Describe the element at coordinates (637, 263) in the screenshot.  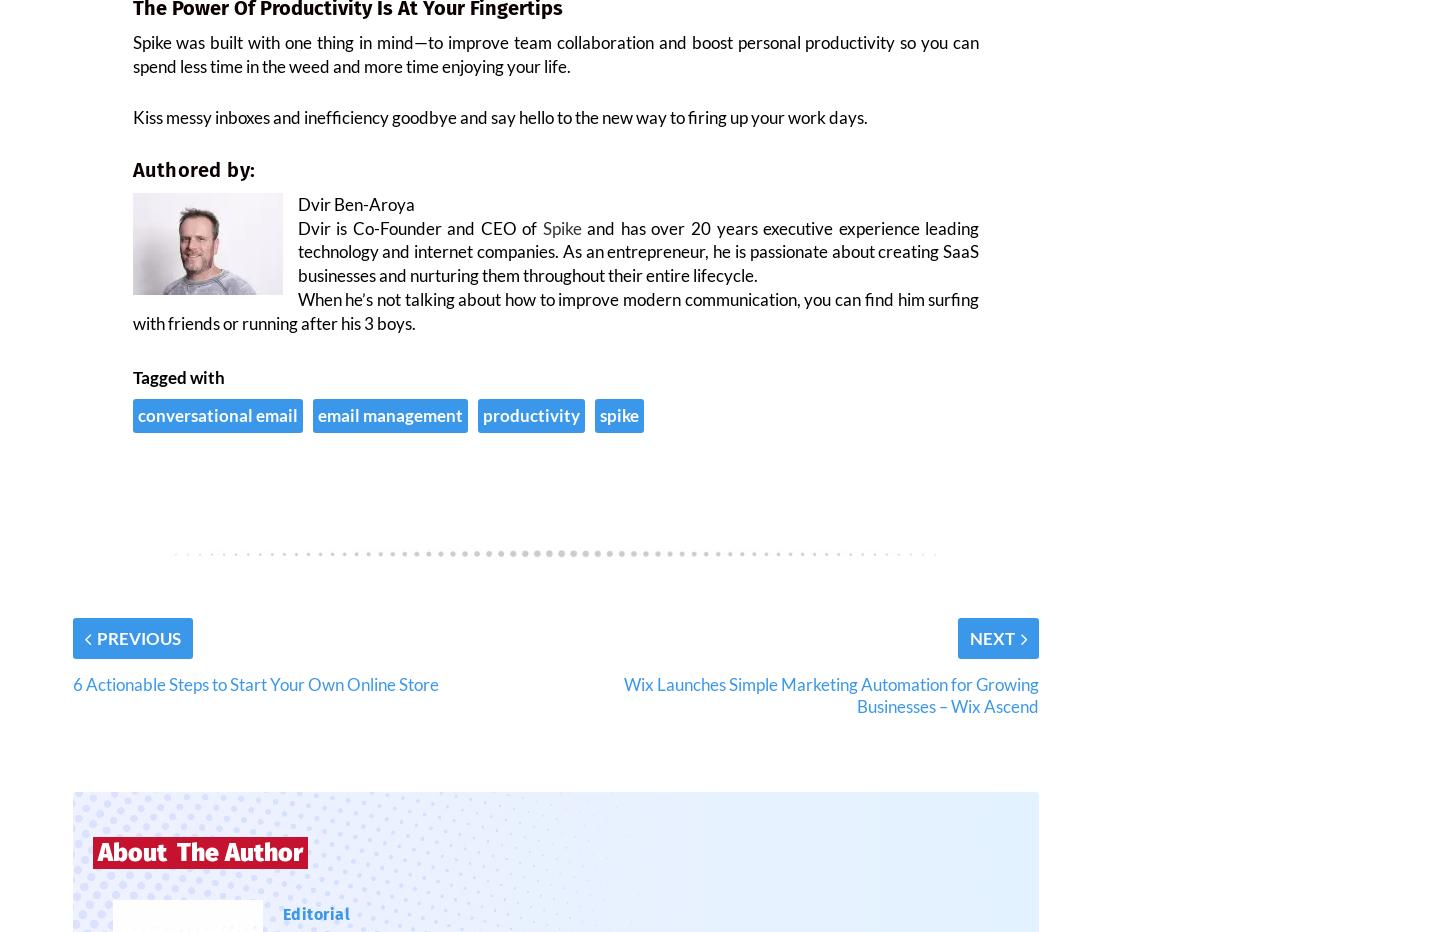
I see `'and has over 20 years executive experience leading technology and internet companies. As an entrepreneur, he is passionate about creating SaaS businesses and nurturing them throughout their entire lifecycle.'` at that location.